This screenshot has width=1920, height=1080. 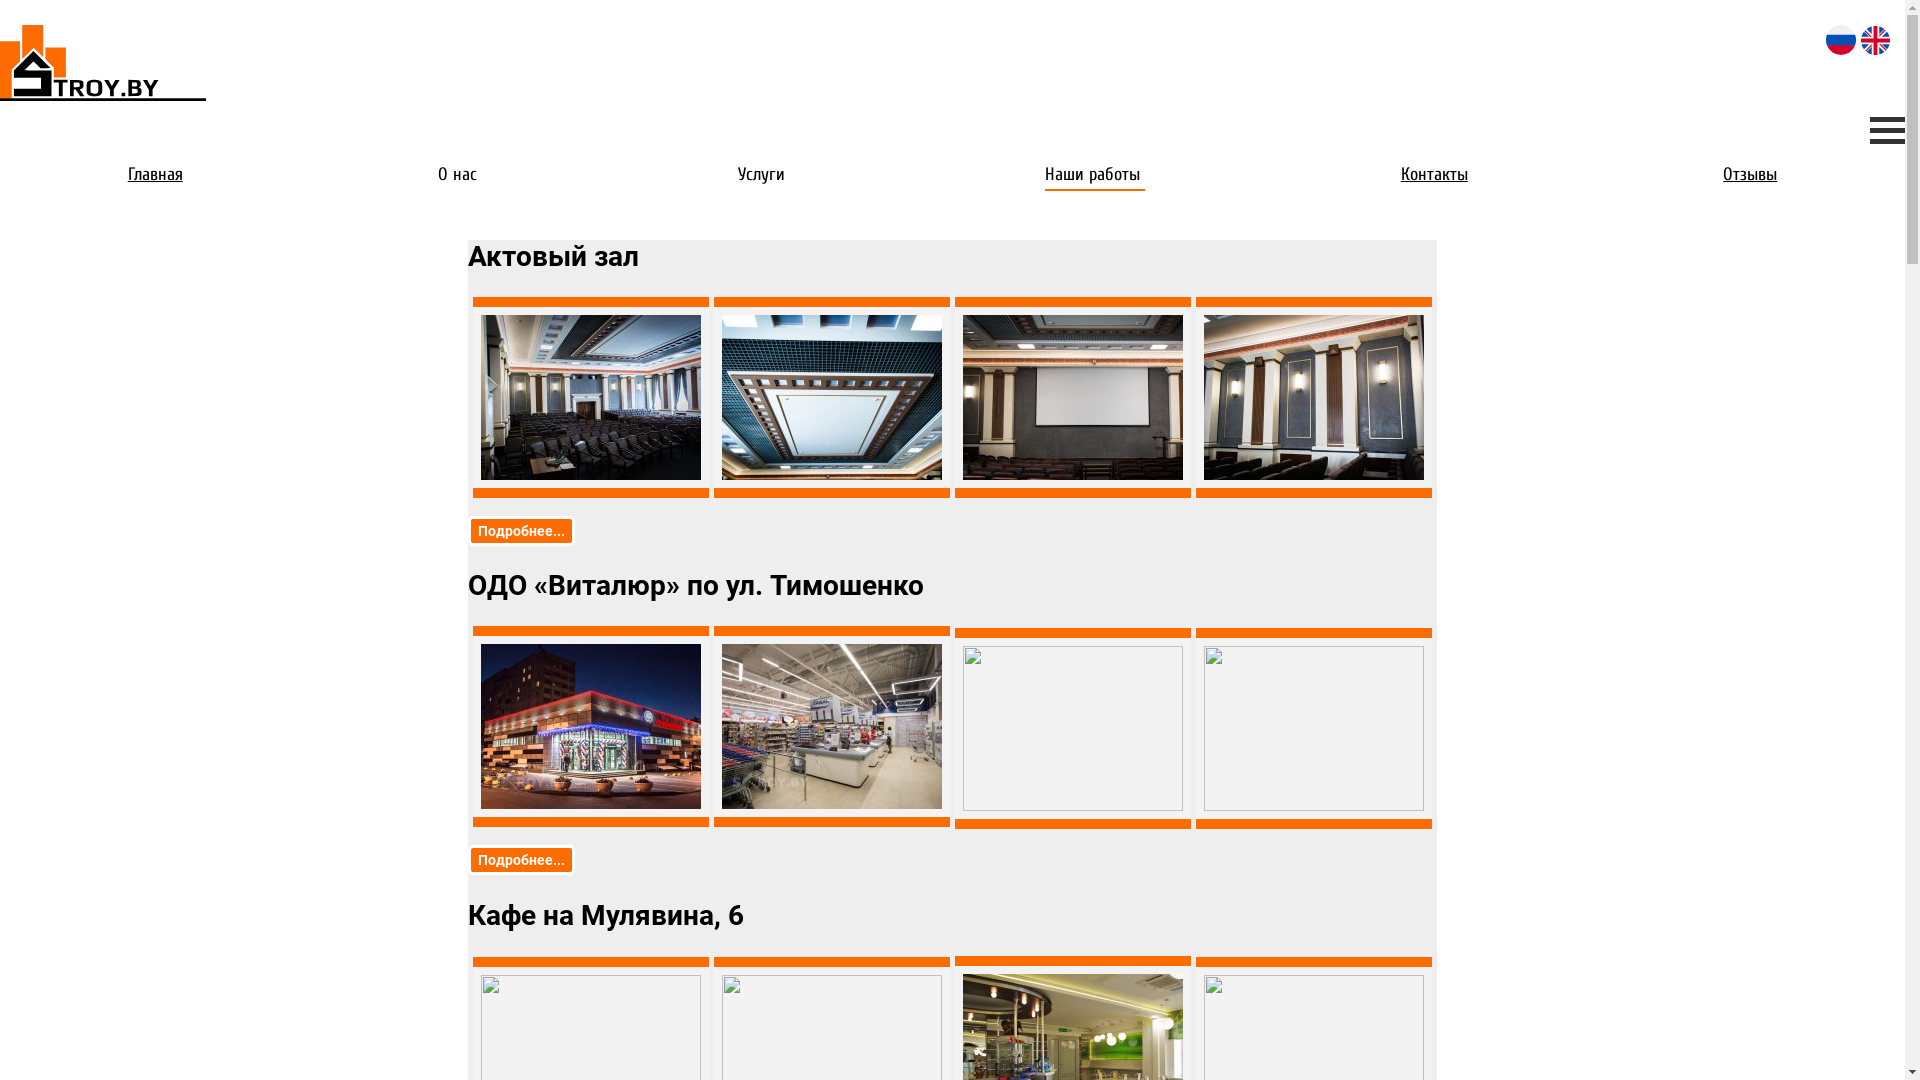 I want to click on 'Russian (RU)', so click(x=1840, y=39).